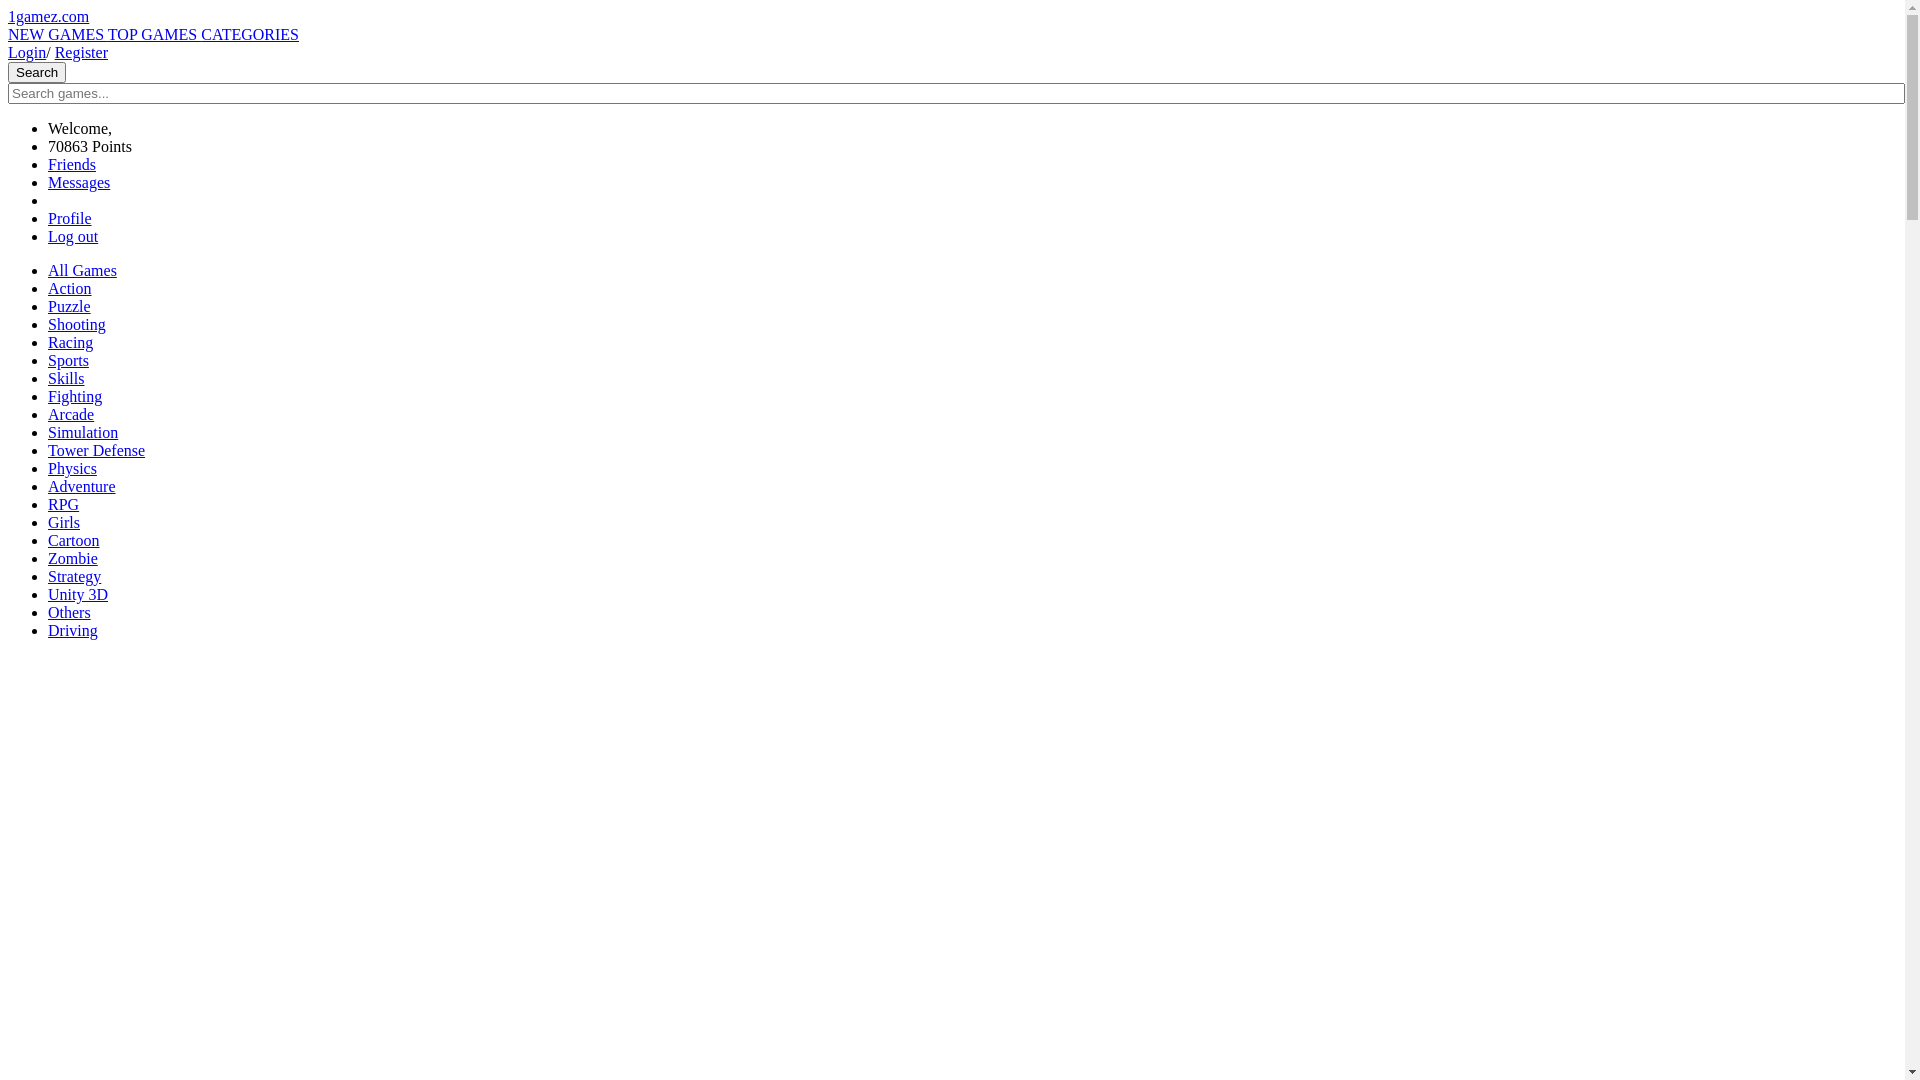 This screenshot has width=1920, height=1080. Describe the element at coordinates (69, 306) in the screenshot. I see `'Puzzle'` at that location.